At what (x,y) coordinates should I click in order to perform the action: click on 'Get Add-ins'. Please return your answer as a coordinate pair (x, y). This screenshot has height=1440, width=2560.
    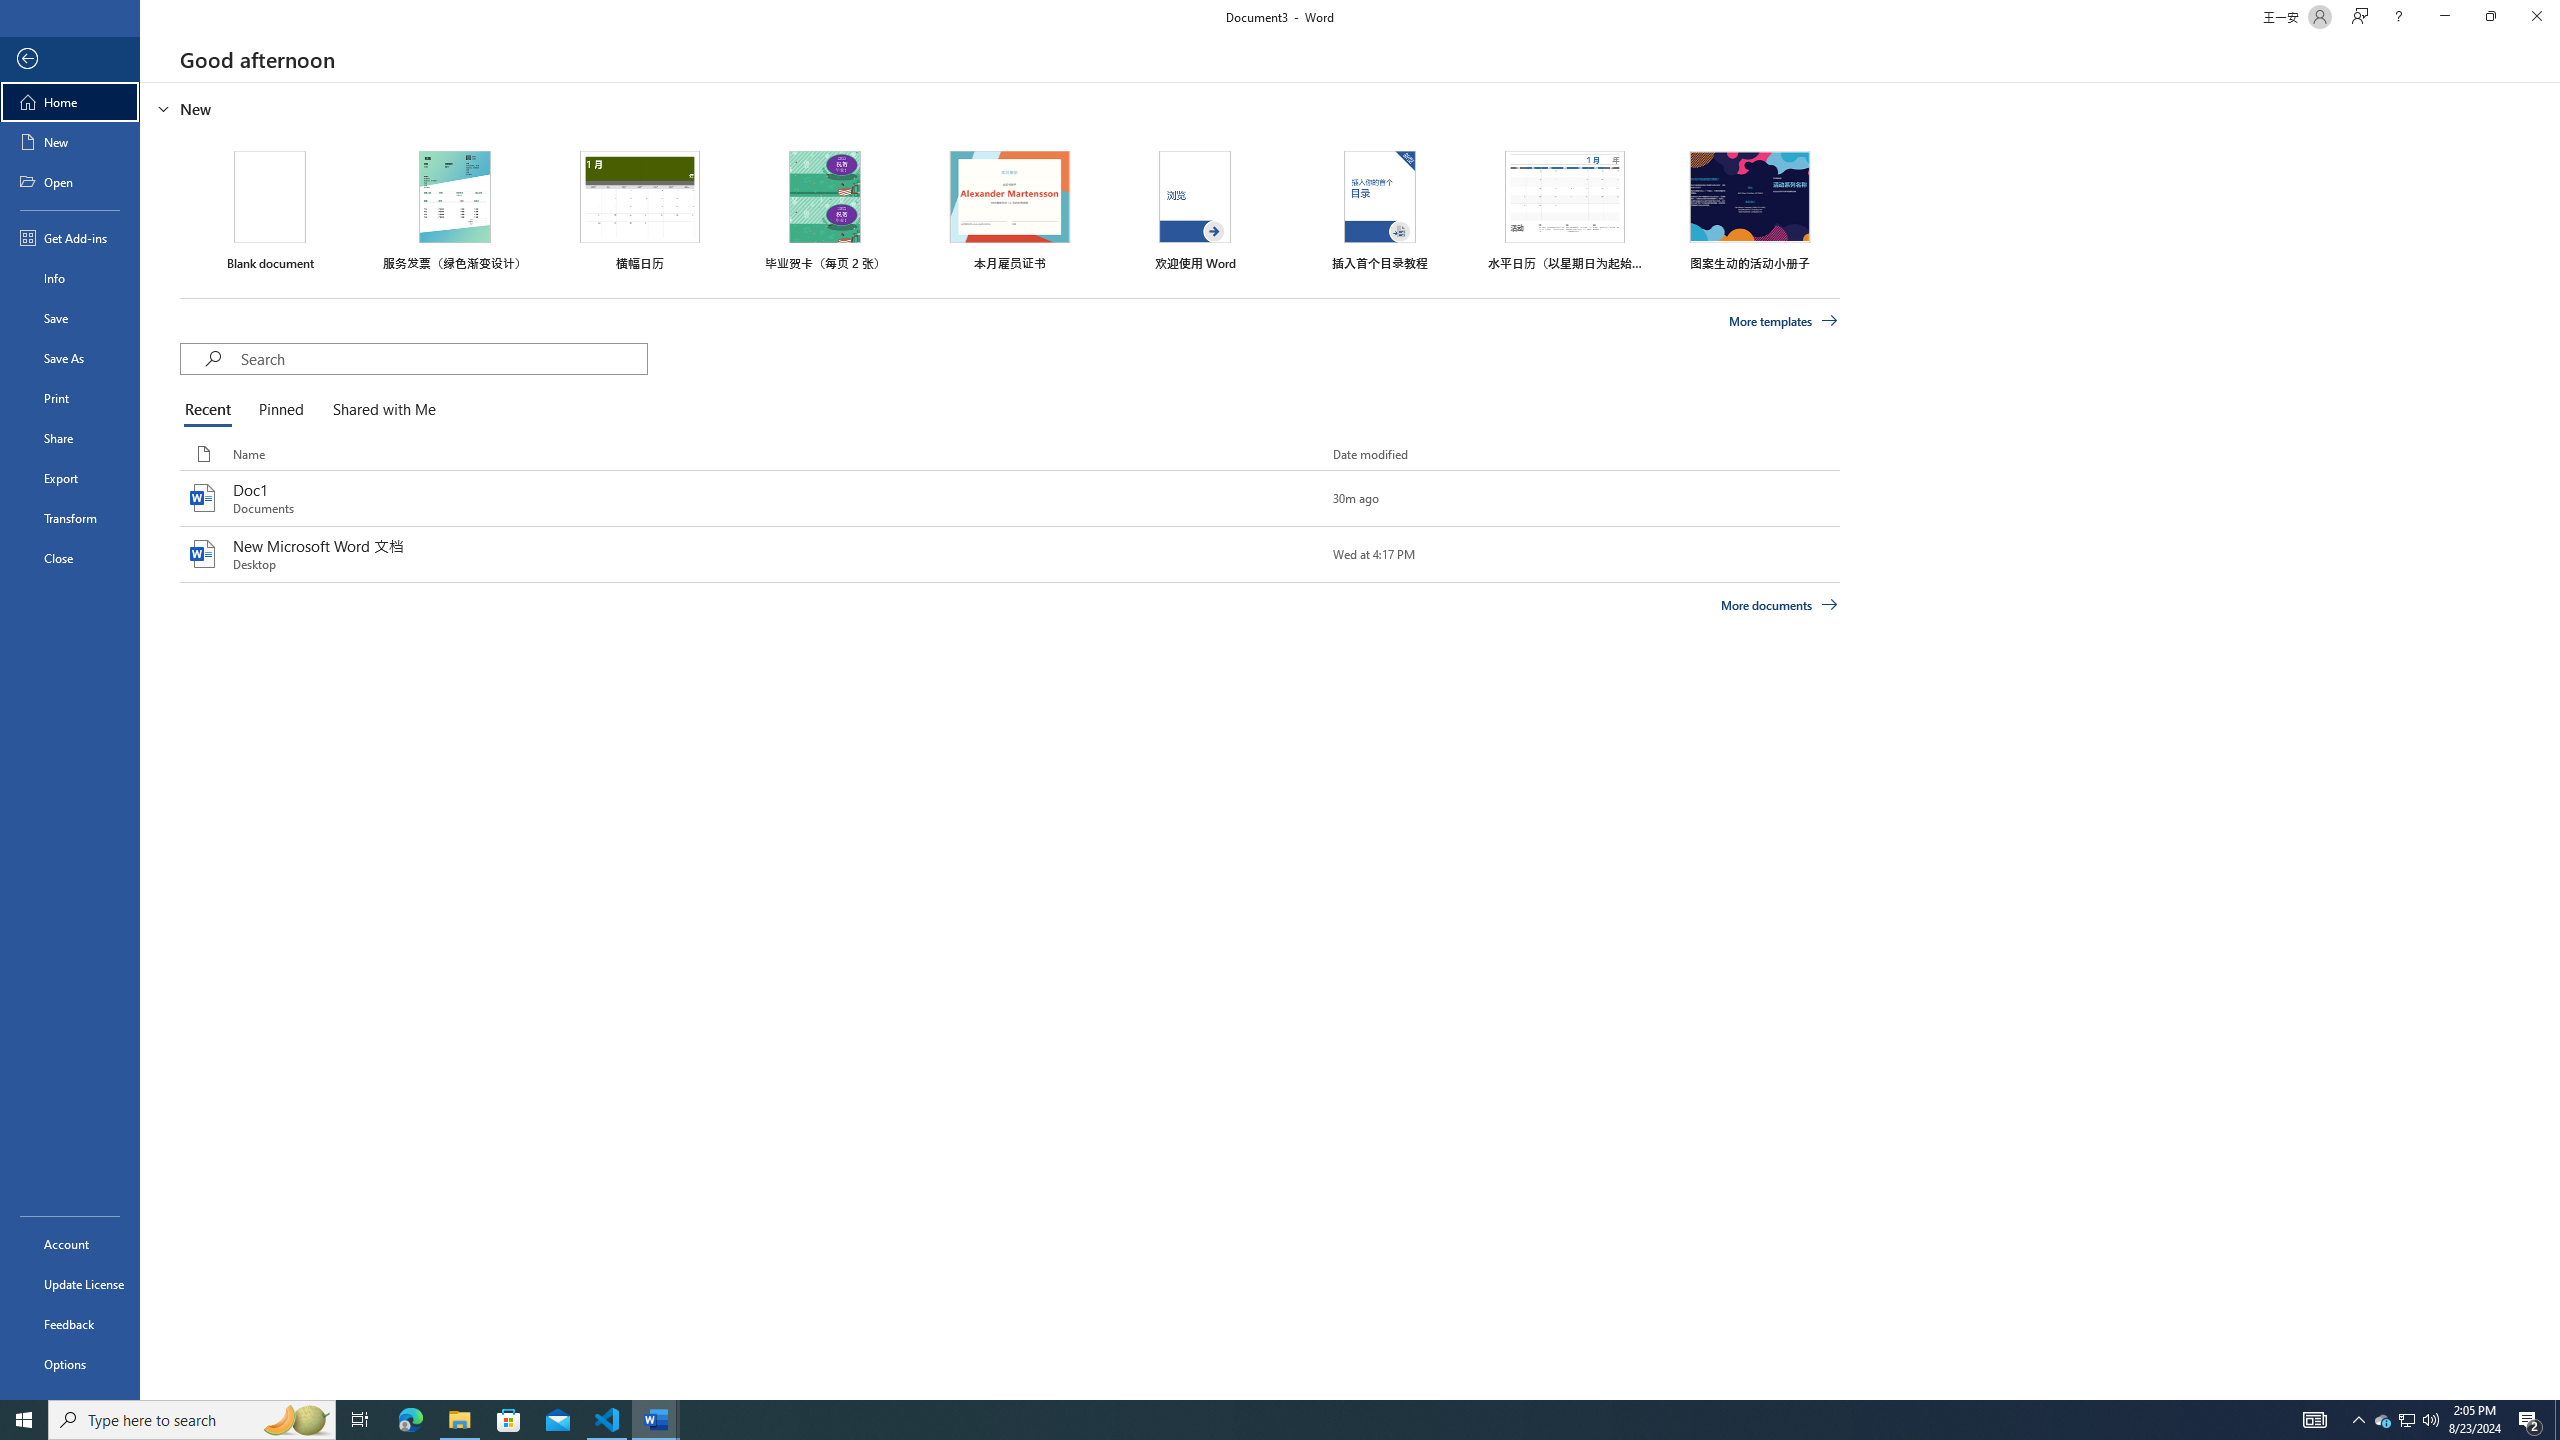
    Looking at the image, I should click on (69, 237).